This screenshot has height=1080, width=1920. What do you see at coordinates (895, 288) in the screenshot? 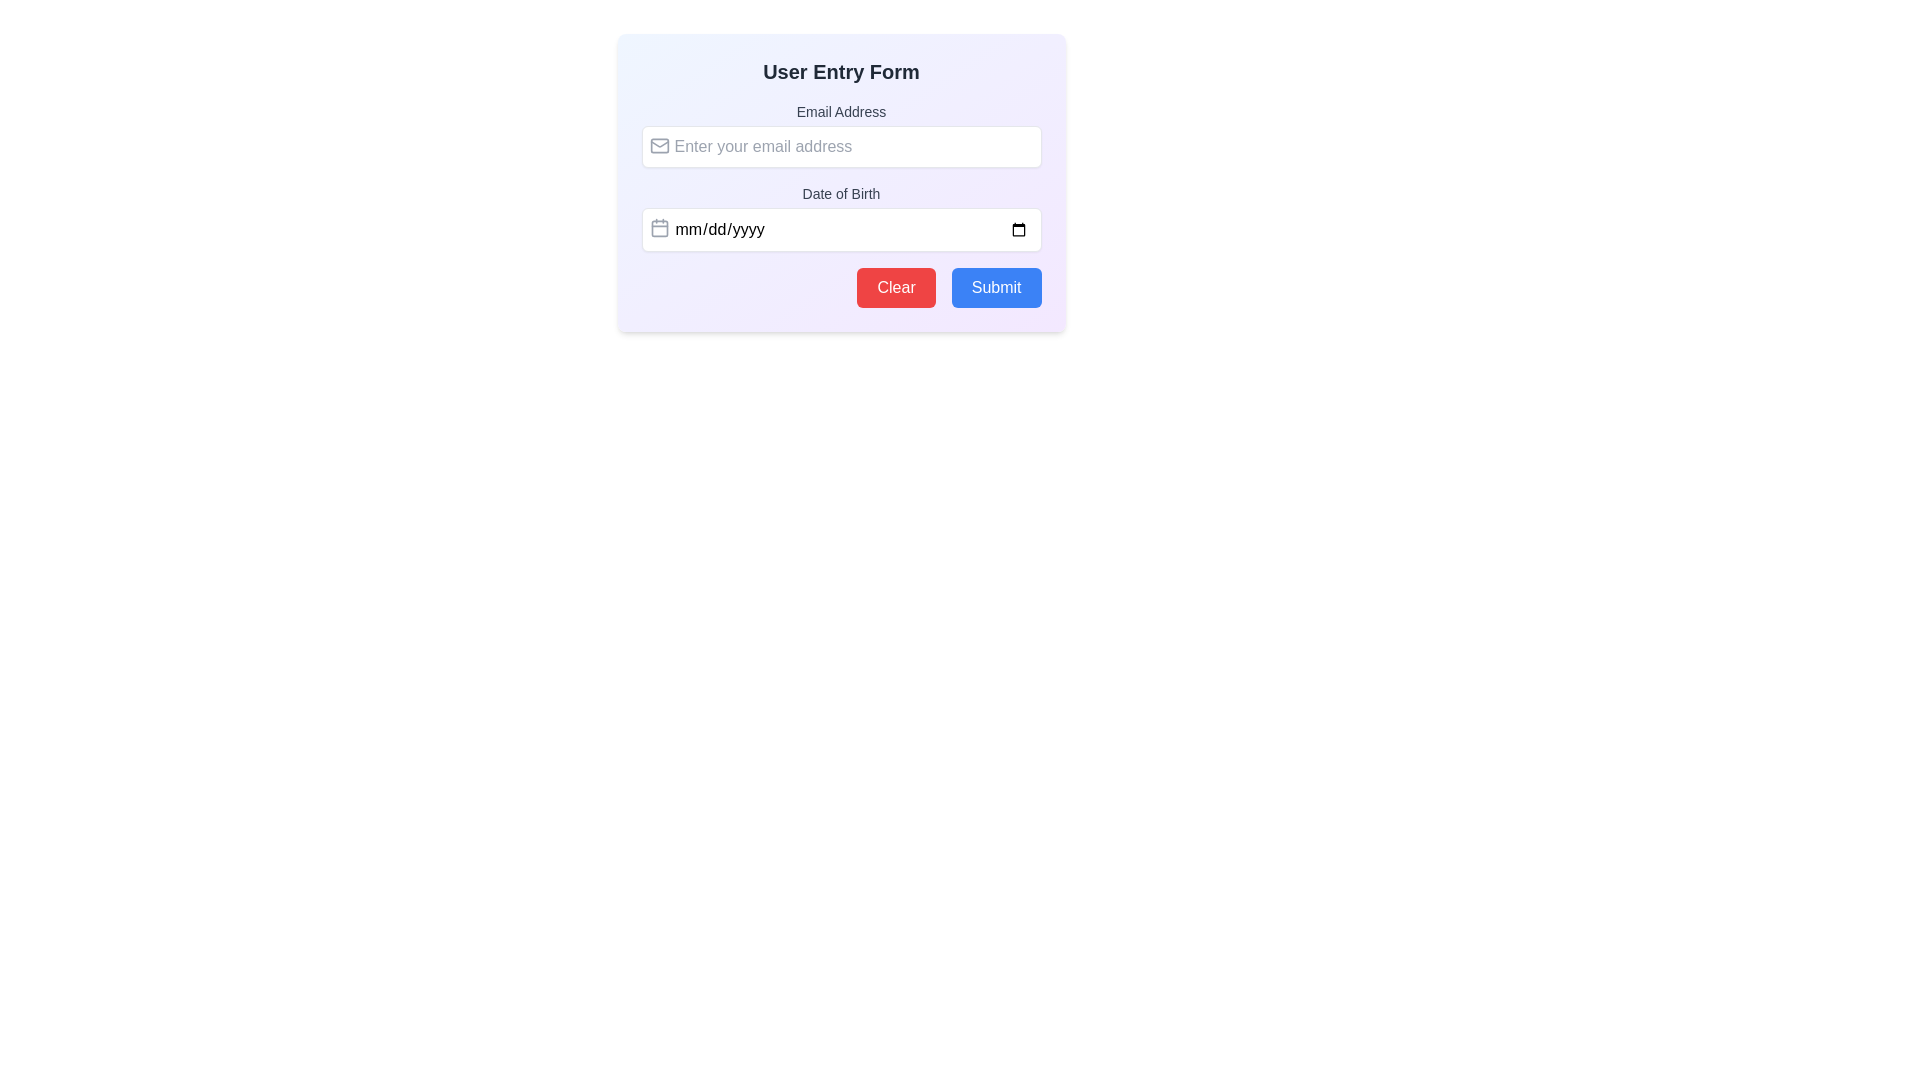
I see `the 'Clear' button, which is a rectangular button with a red background and white text, to observe its hover effect` at bounding box center [895, 288].